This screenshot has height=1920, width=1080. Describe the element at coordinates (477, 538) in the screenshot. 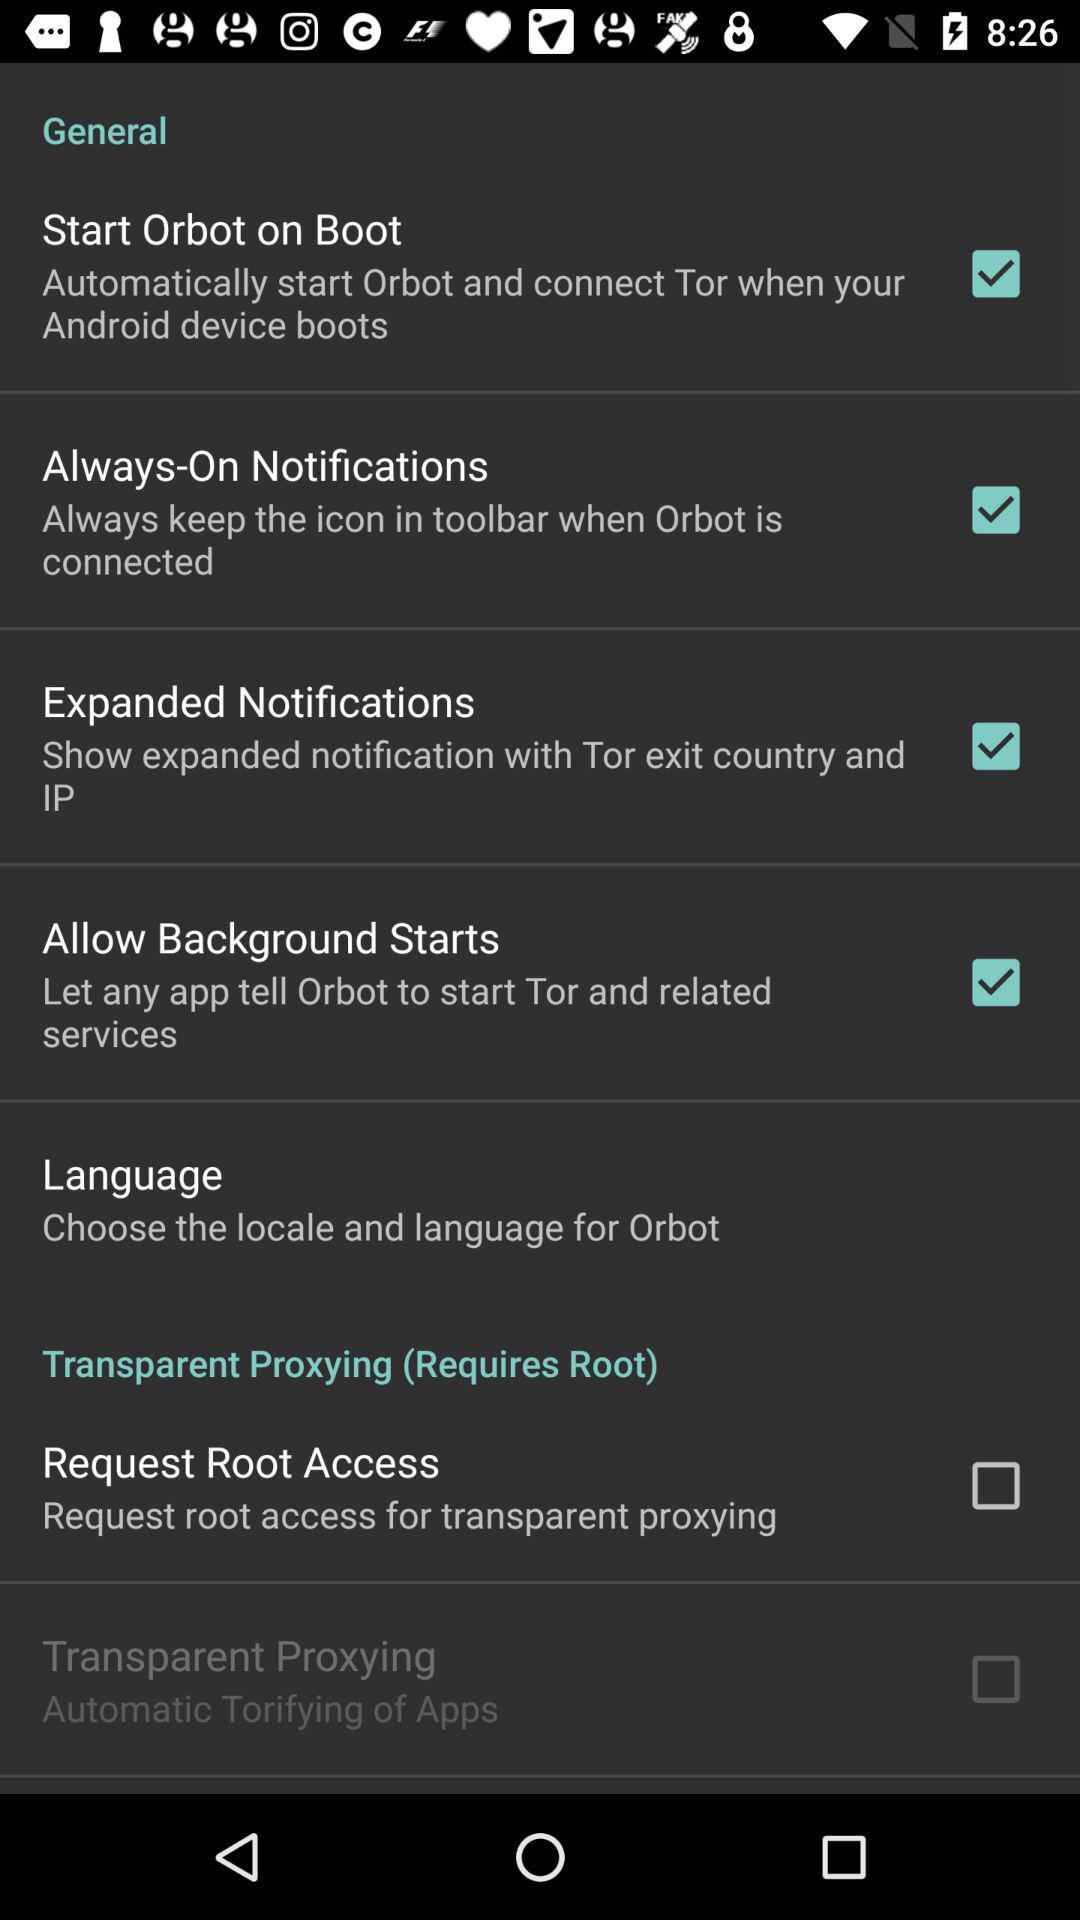

I see `the app below always-on notifications item` at that location.